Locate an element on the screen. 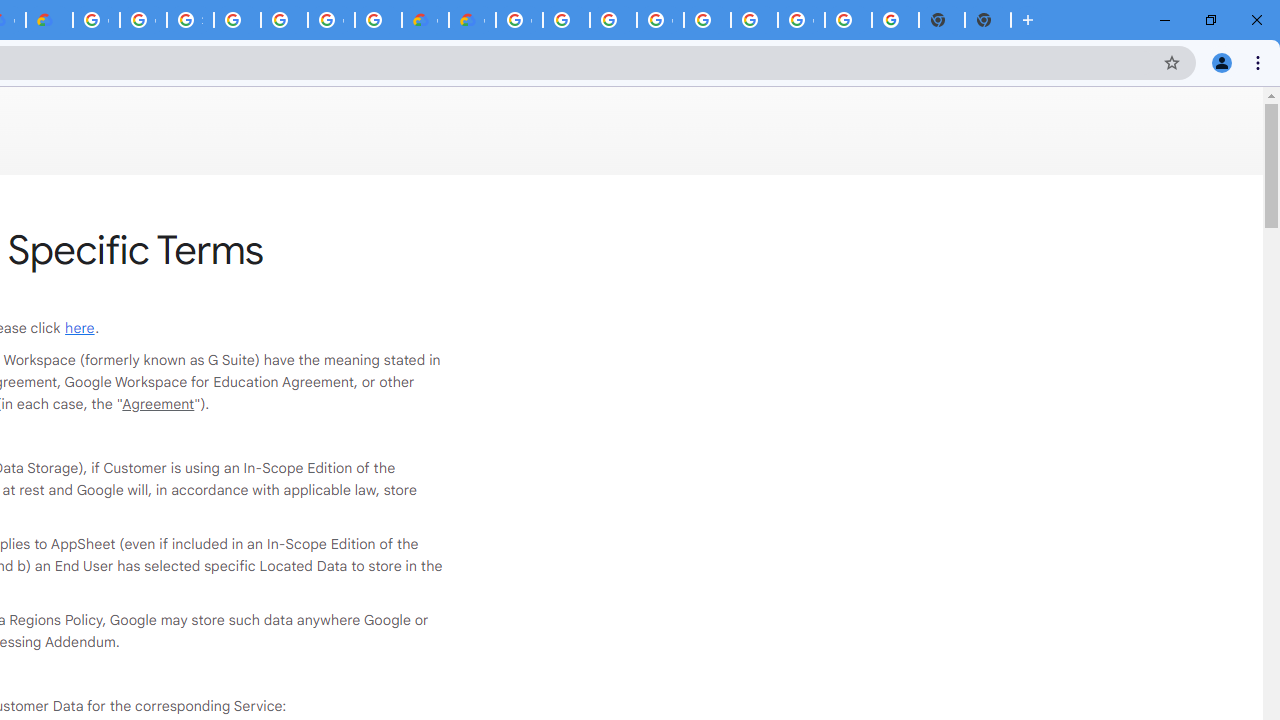 The width and height of the screenshot is (1280, 720). 'Google Cloud Estimate Summary' is located at coordinates (471, 20).